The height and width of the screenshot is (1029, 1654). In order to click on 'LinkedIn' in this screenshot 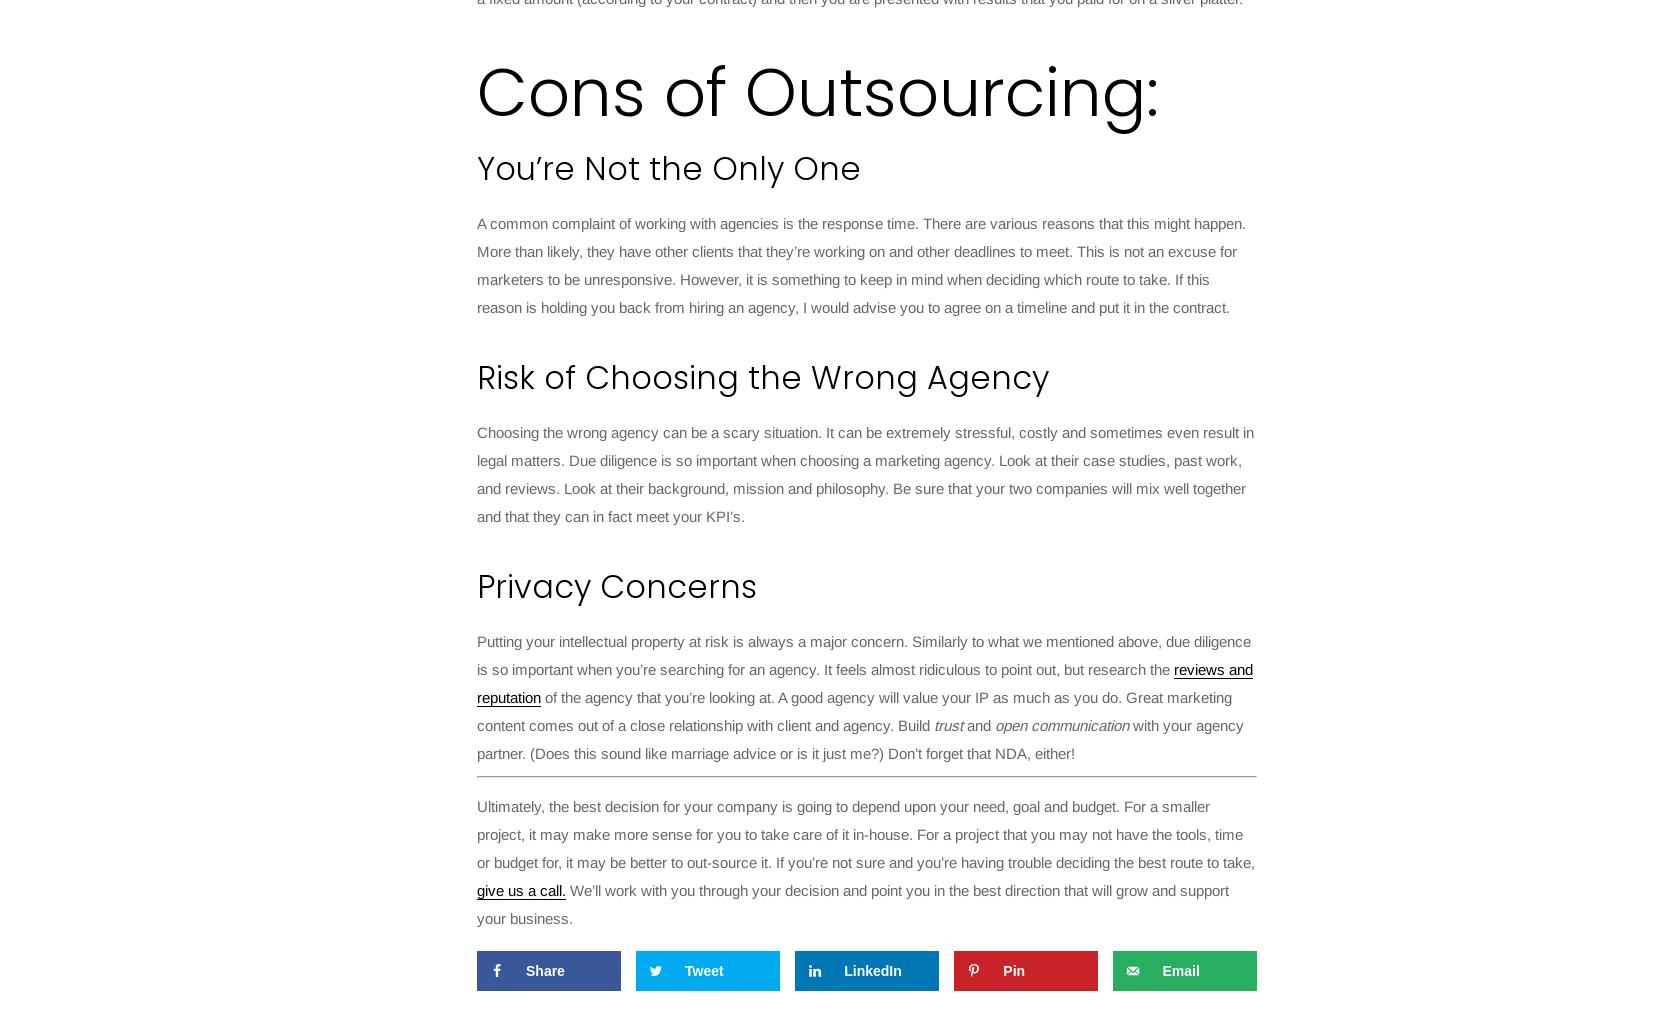, I will do `click(871, 969)`.